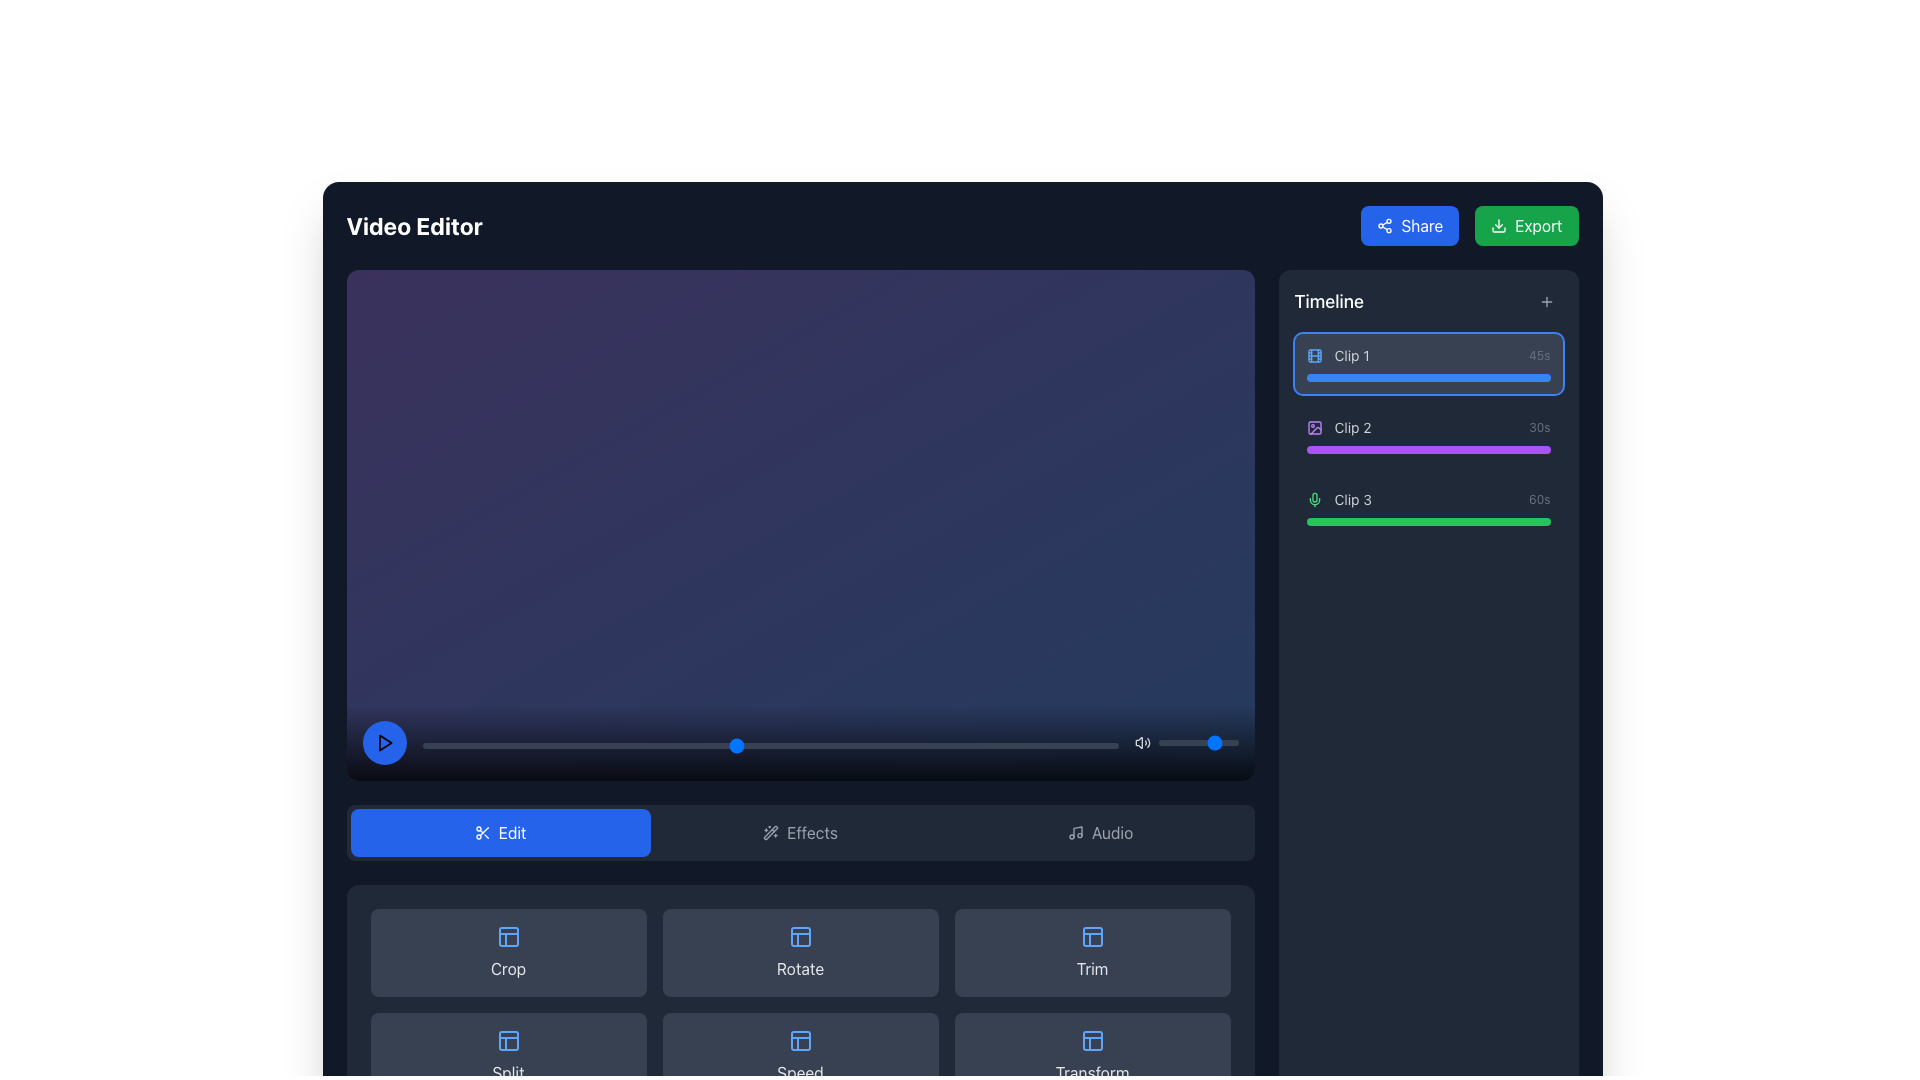 Image resolution: width=1920 pixels, height=1080 pixels. I want to click on the scissor icon located within the blue rectangular 'Edit' button positioned on the far-left of the horizontal button row, so click(482, 832).